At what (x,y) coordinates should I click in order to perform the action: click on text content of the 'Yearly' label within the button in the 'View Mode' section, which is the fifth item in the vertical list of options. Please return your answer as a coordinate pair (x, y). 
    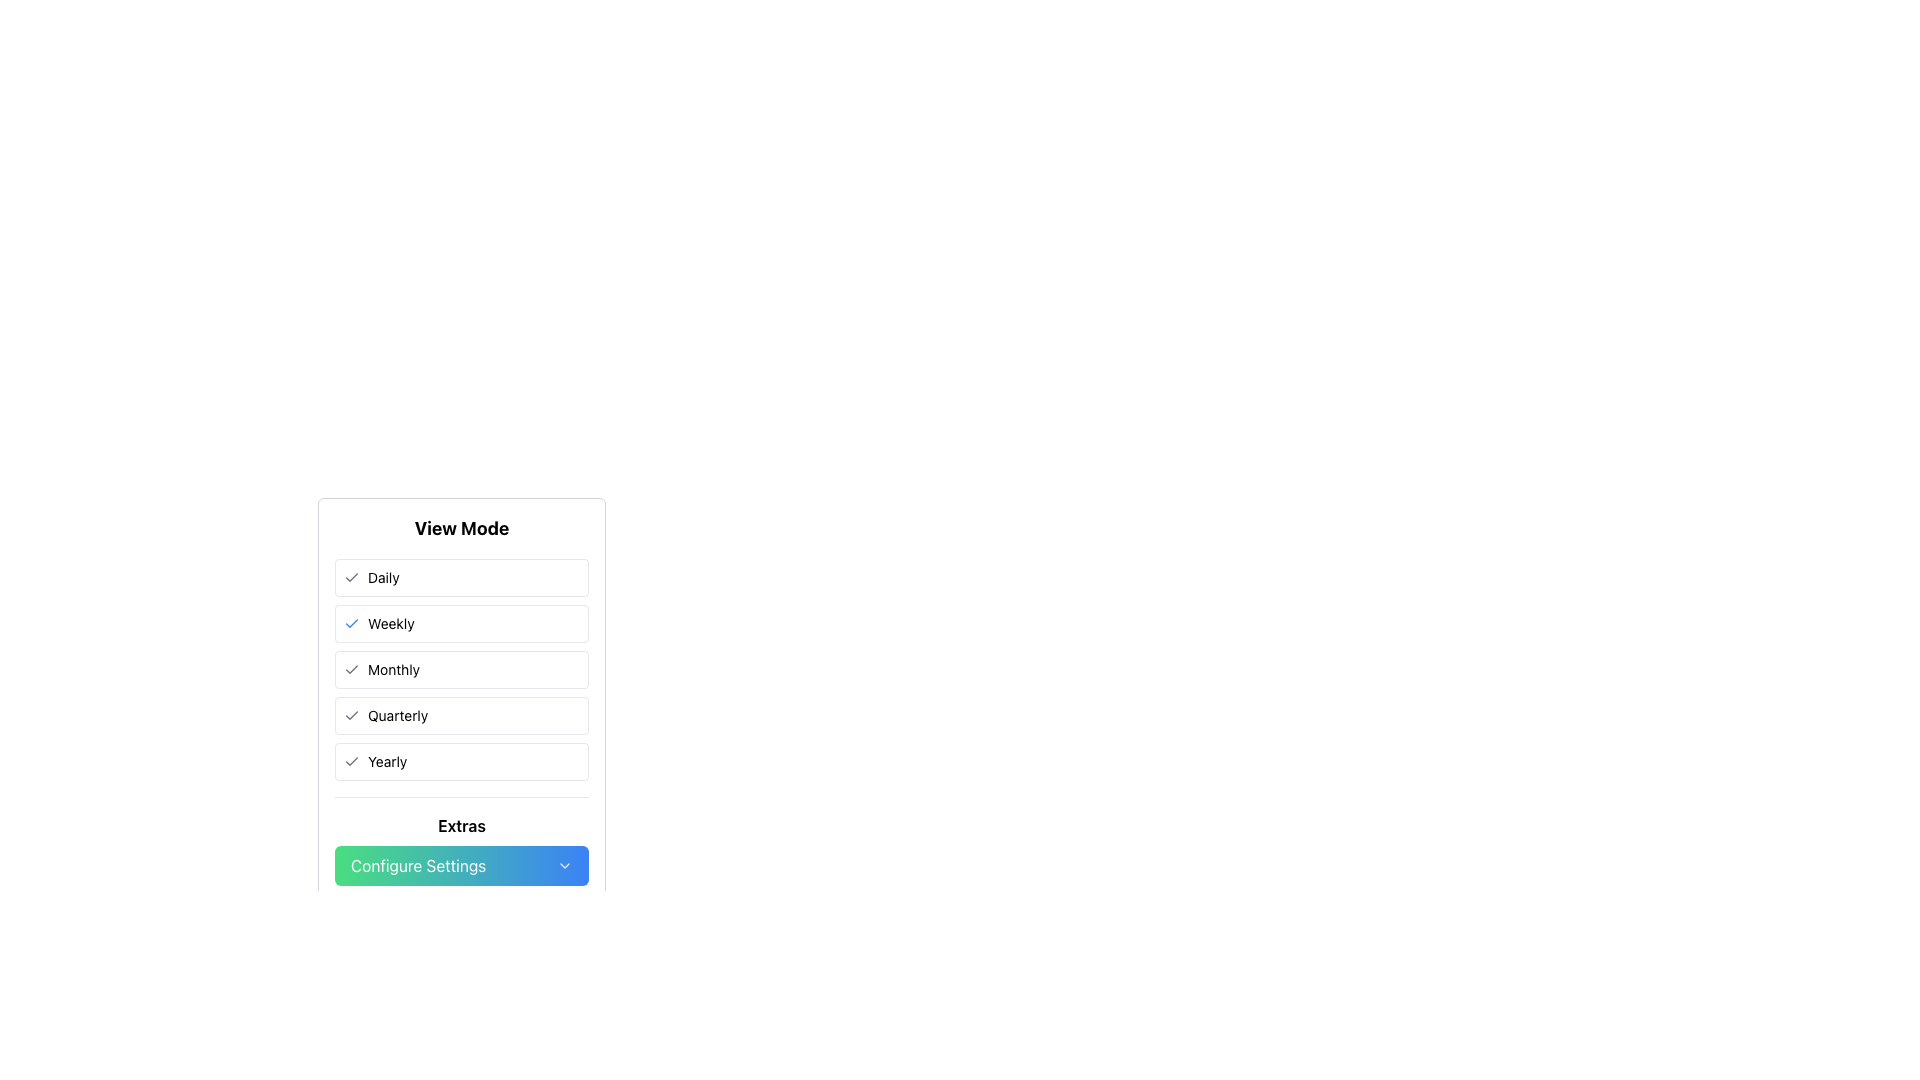
    Looking at the image, I should click on (387, 762).